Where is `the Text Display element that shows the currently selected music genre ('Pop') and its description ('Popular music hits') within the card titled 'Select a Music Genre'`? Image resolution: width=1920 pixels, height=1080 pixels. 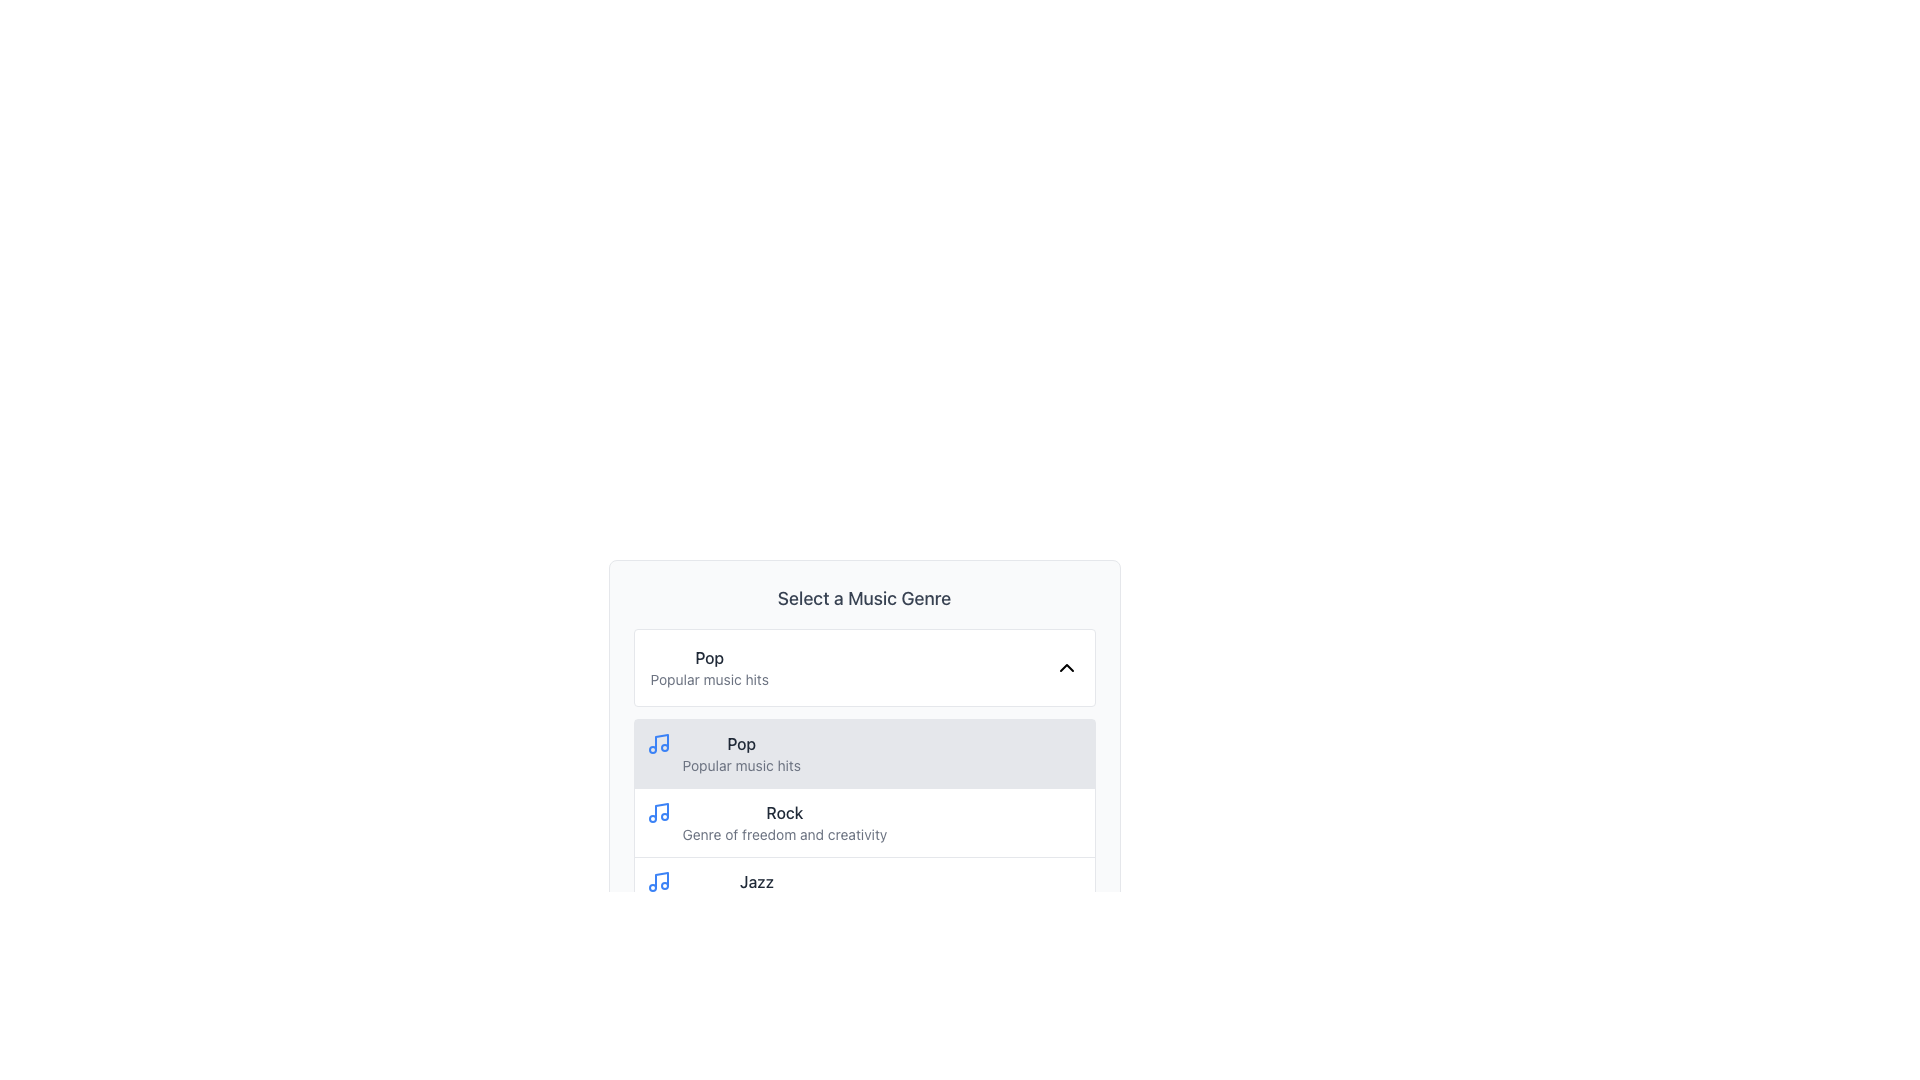
the Text Display element that shows the currently selected music genre ('Pop') and its description ('Popular music hits') within the card titled 'Select a Music Genre' is located at coordinates (709, 667).